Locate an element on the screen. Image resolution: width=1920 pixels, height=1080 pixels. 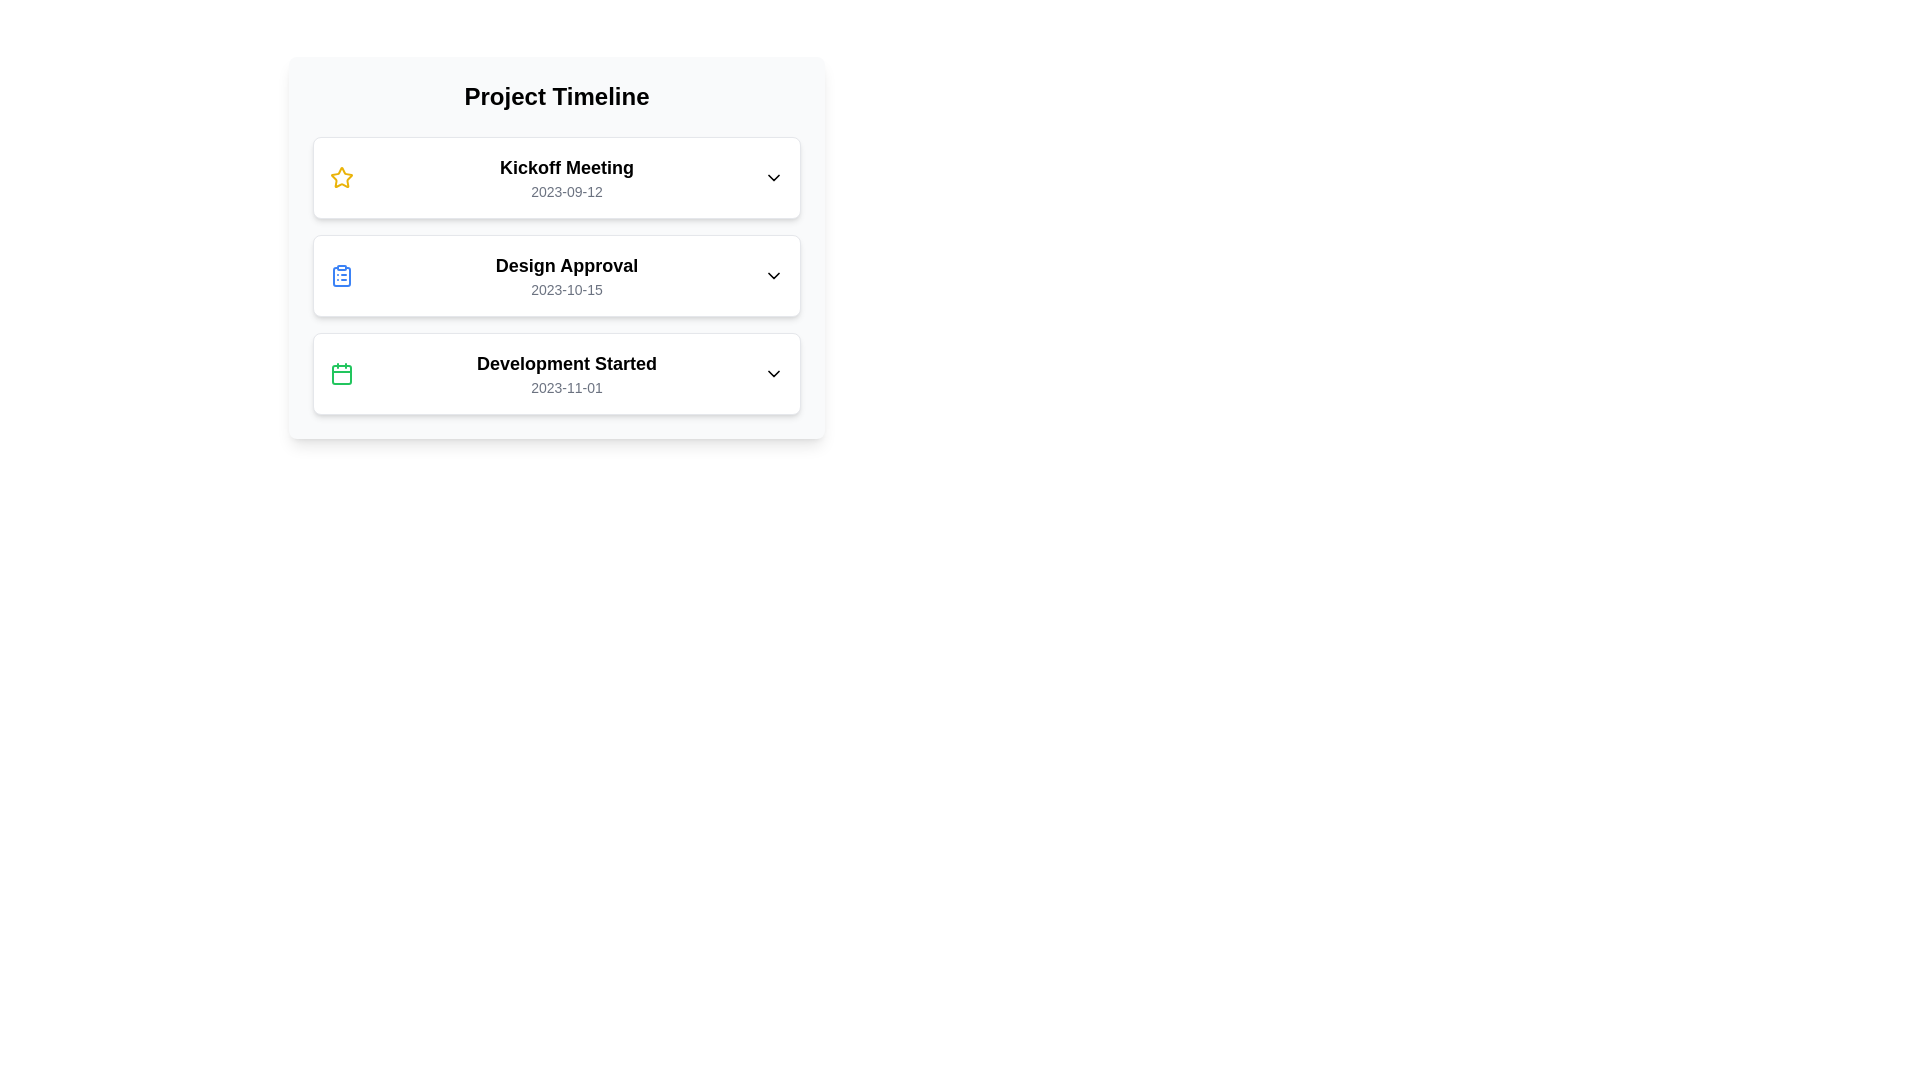
the blue clipboard-shaped SVG icon in the second item of the 'Design Approval' vertical list, located to the left of the label text is located at coordinates (341, 277).